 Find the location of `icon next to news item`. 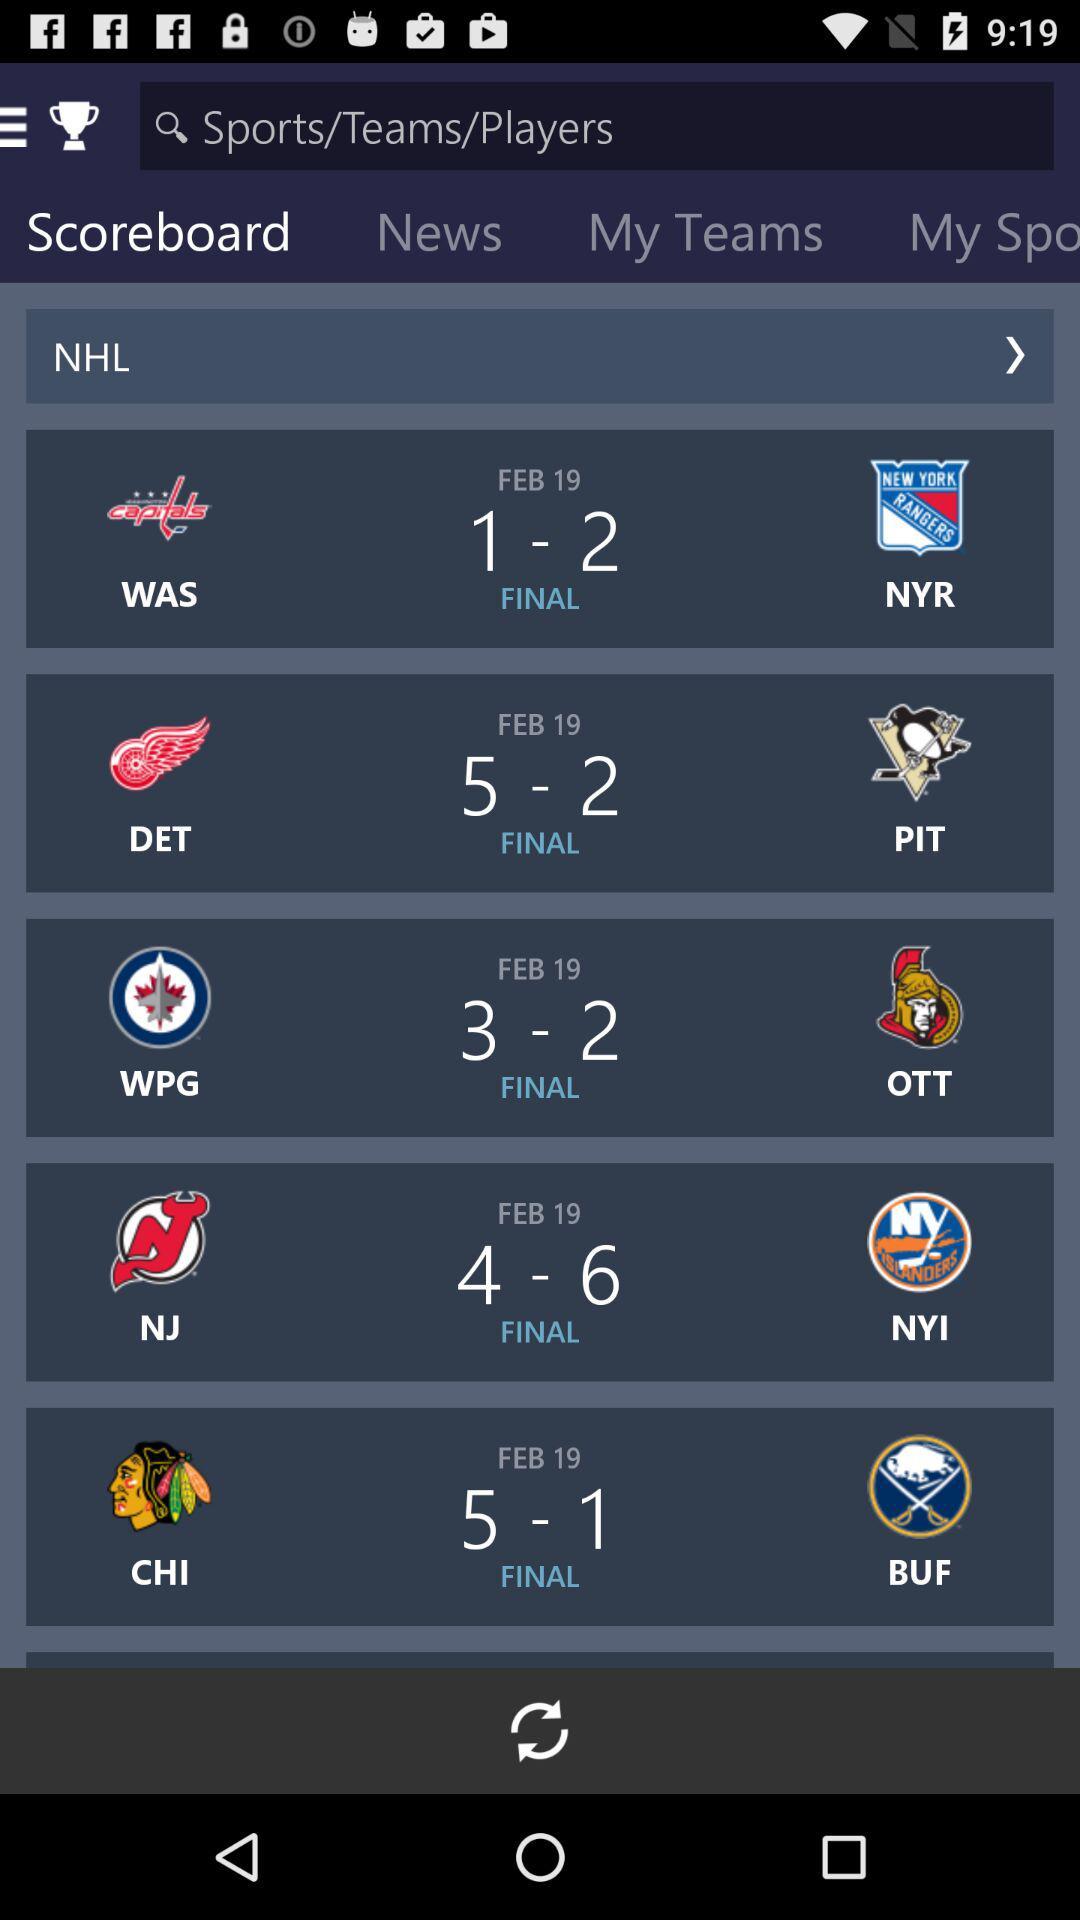

icon next to news item is located at coordinates (173, 235).